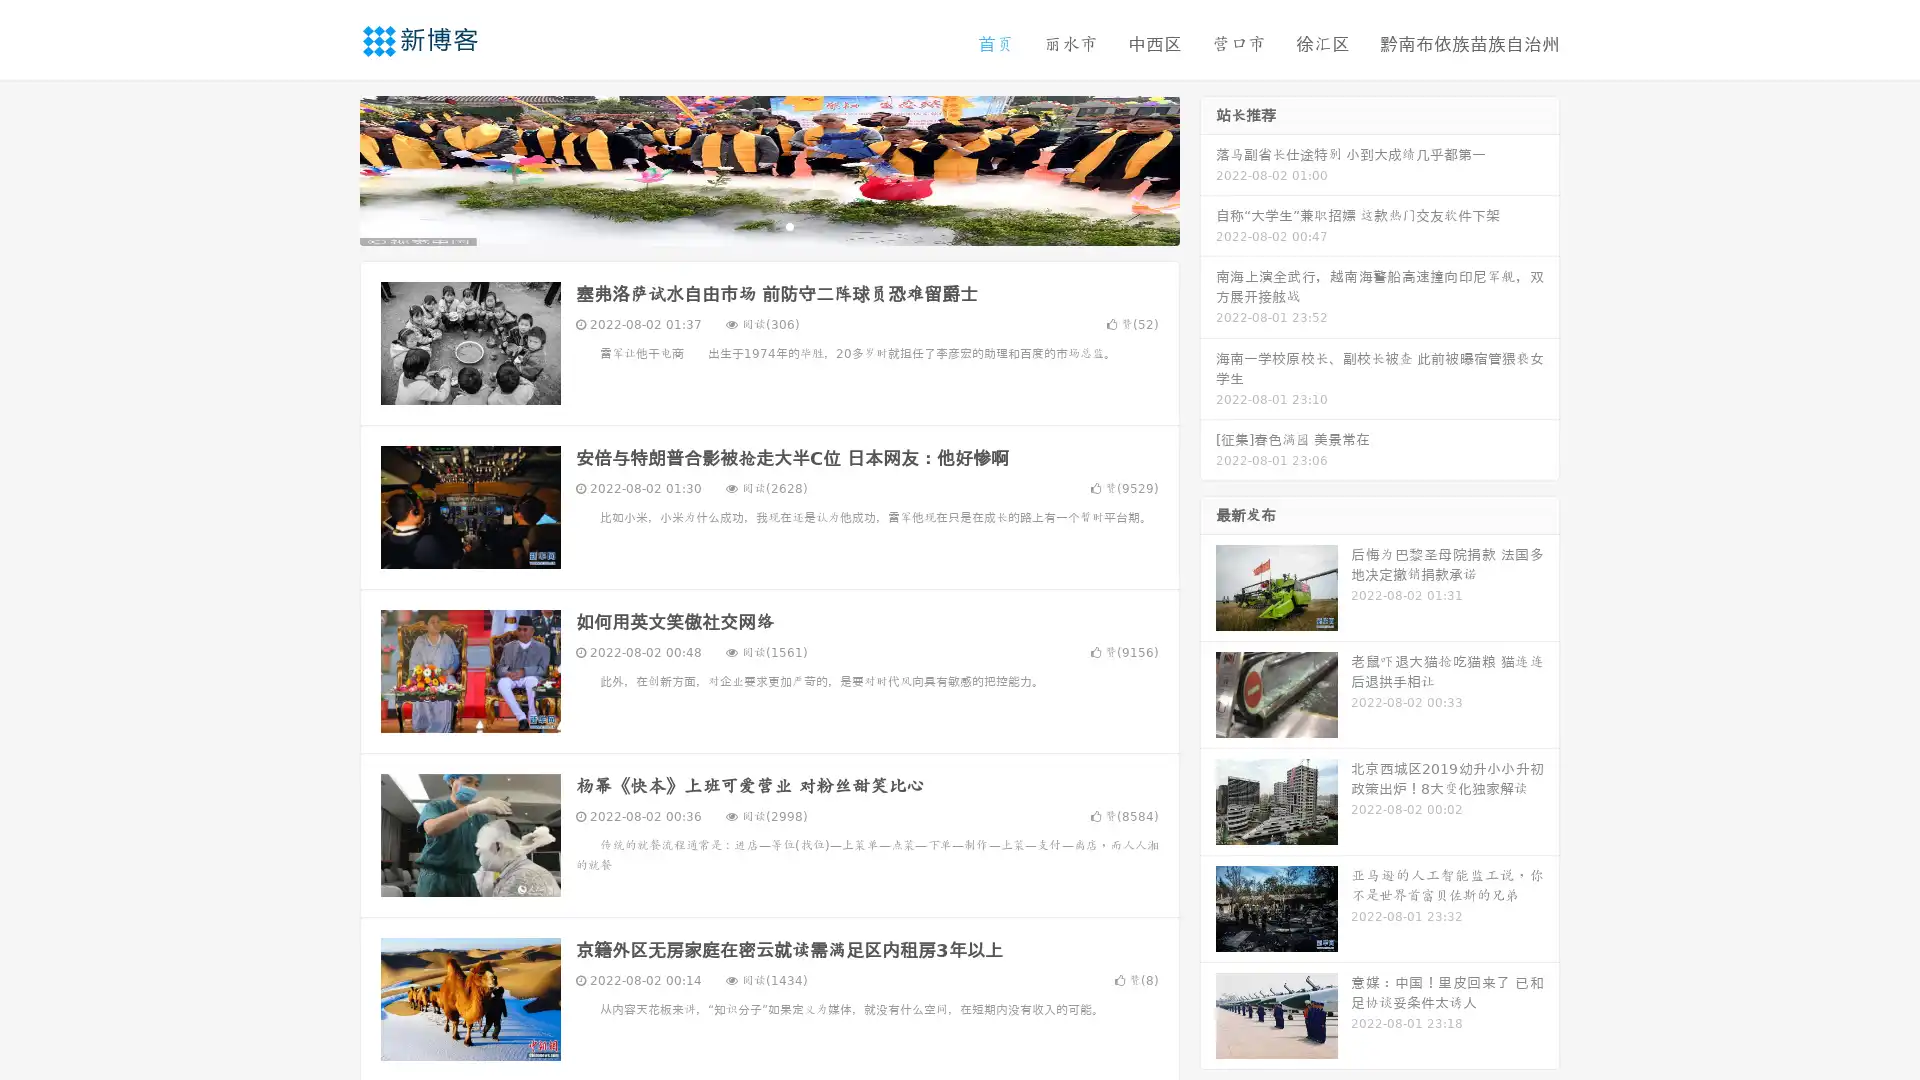  What do you see at coordinates (330, 168) in the screenshot?
I see `Previous slide` at bounding box center [330, 168].